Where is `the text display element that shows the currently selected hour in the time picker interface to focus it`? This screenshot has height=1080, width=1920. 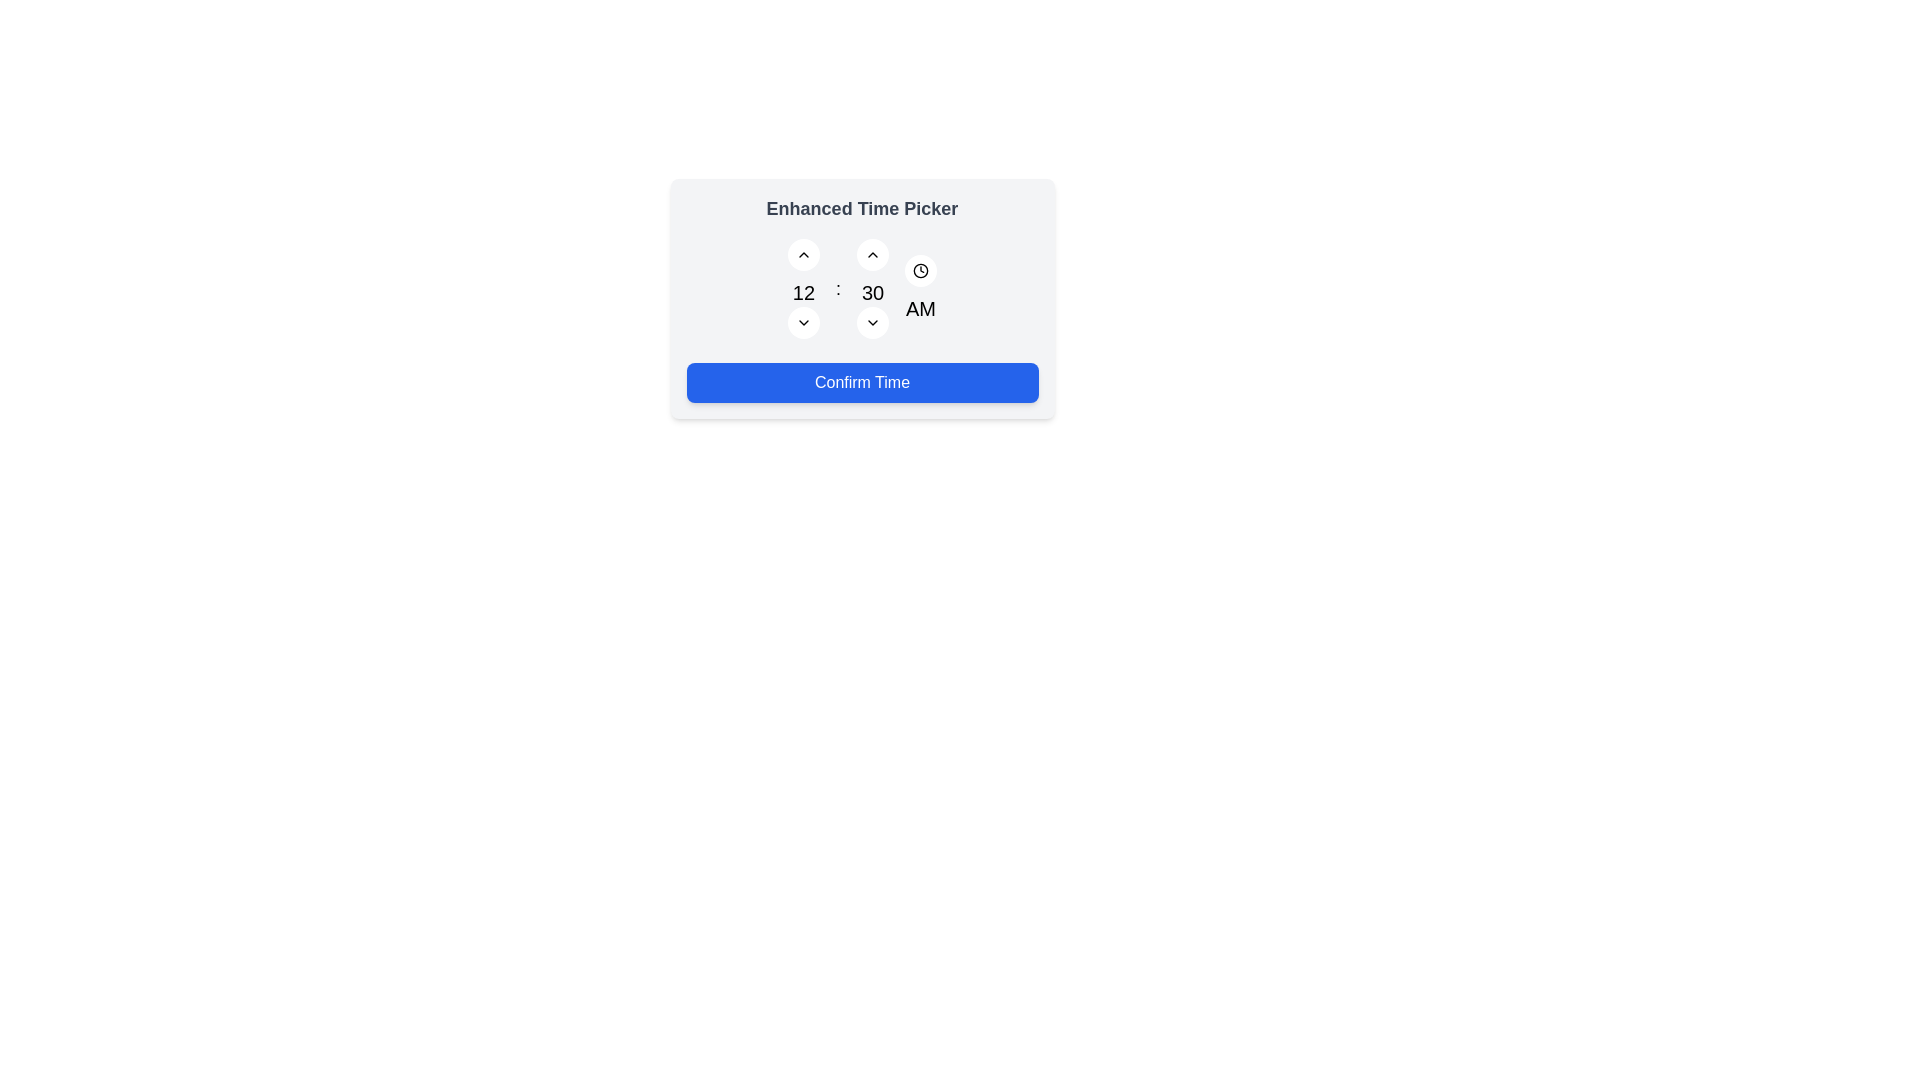 the text display element that shows the currently selected hour in the time picker interface to focus it is located at coordinates (803, 293).